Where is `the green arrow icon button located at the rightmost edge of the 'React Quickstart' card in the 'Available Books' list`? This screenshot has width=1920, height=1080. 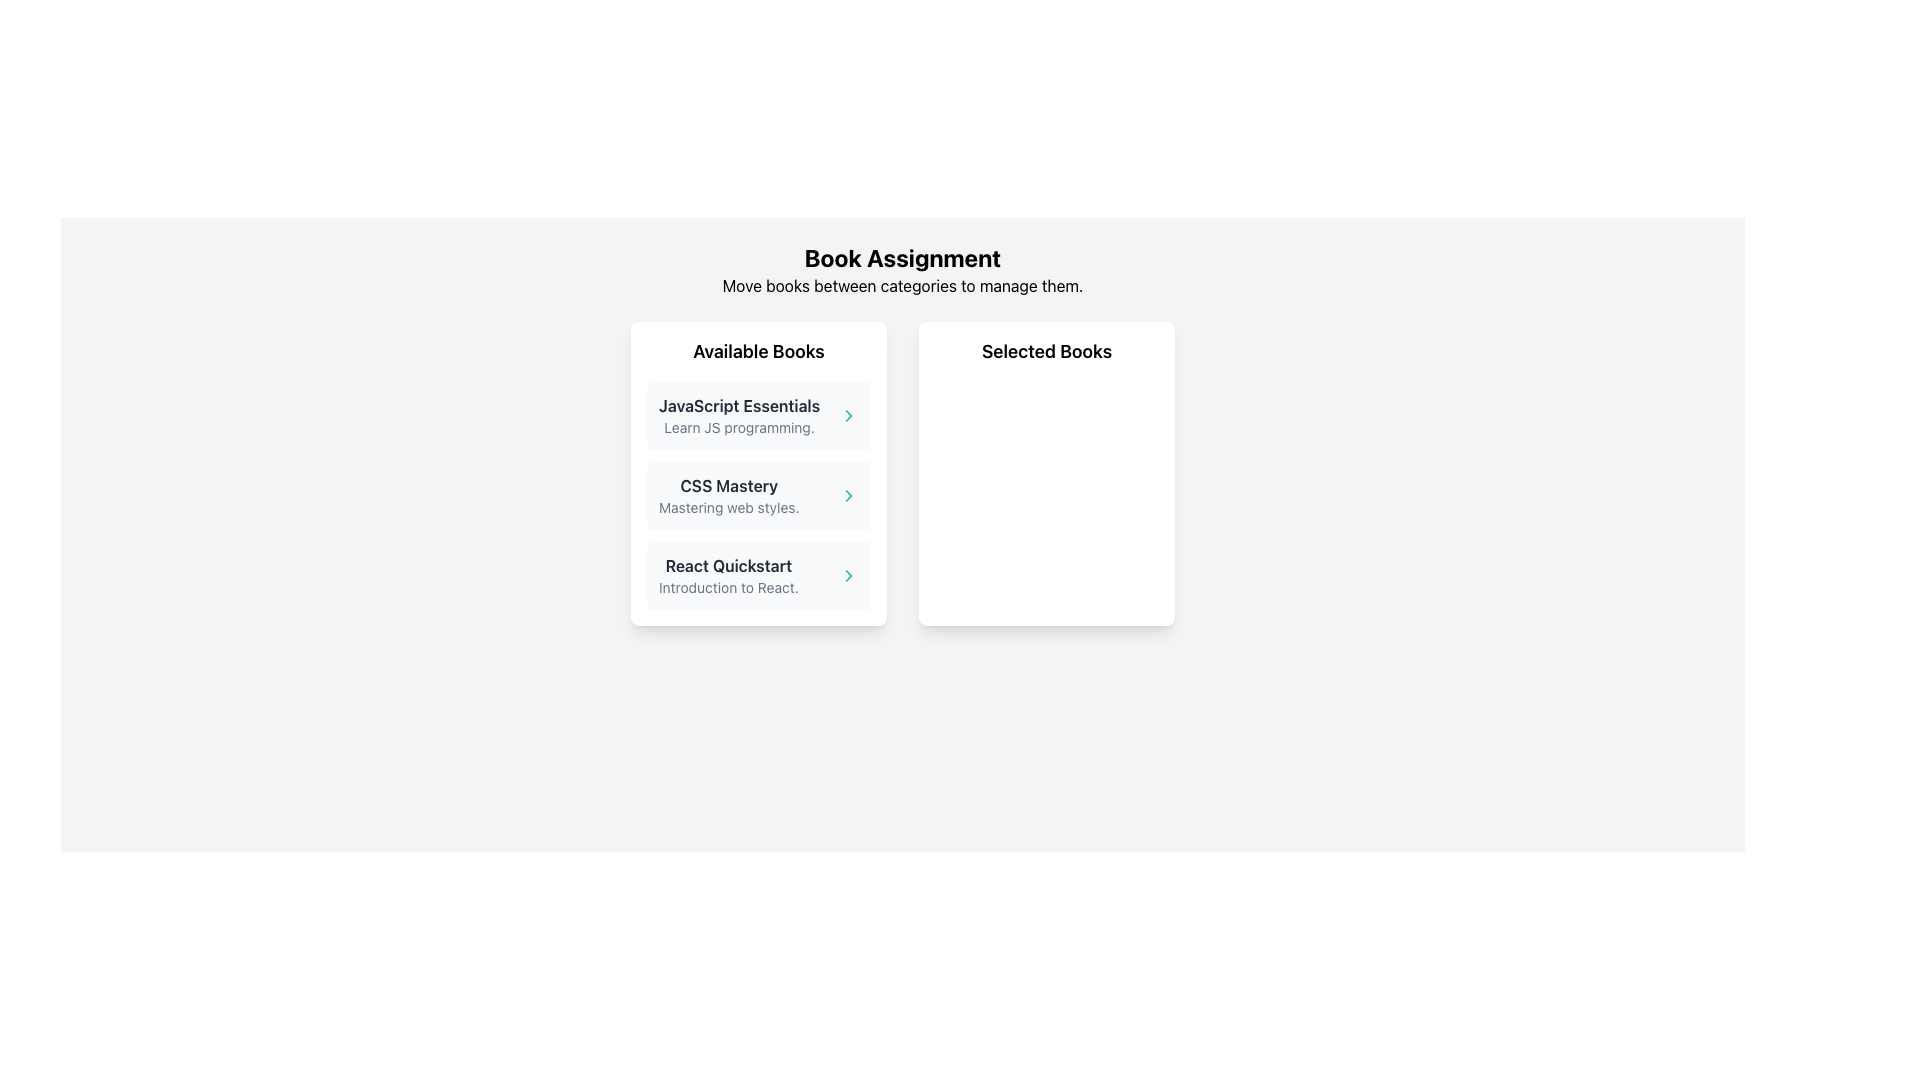 the green arrow icon button located at the rightmost edge of the 'React Quickstart' card in the 'Available Books' list is located at coordinates (849, 575).